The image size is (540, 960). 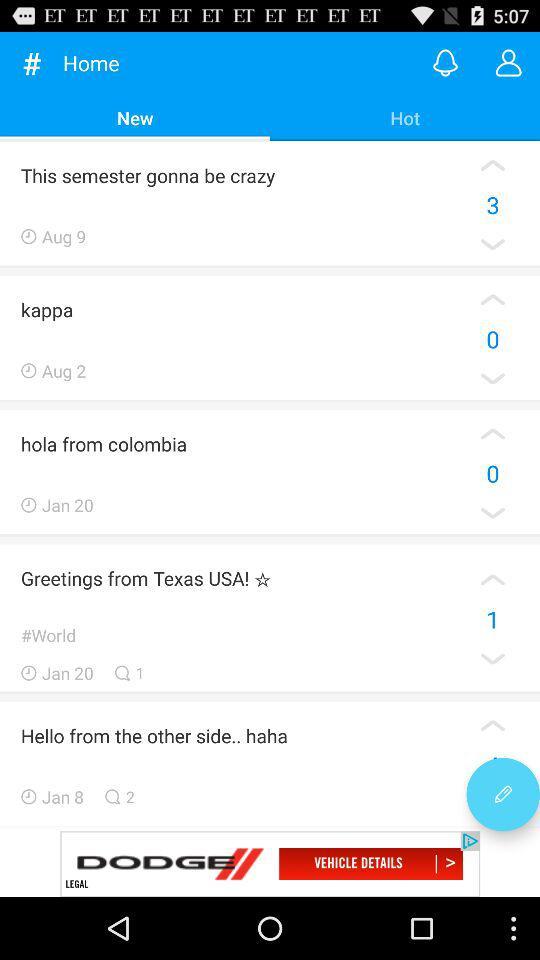 I want to click on the notifications icon, so click(x=445, y=67).